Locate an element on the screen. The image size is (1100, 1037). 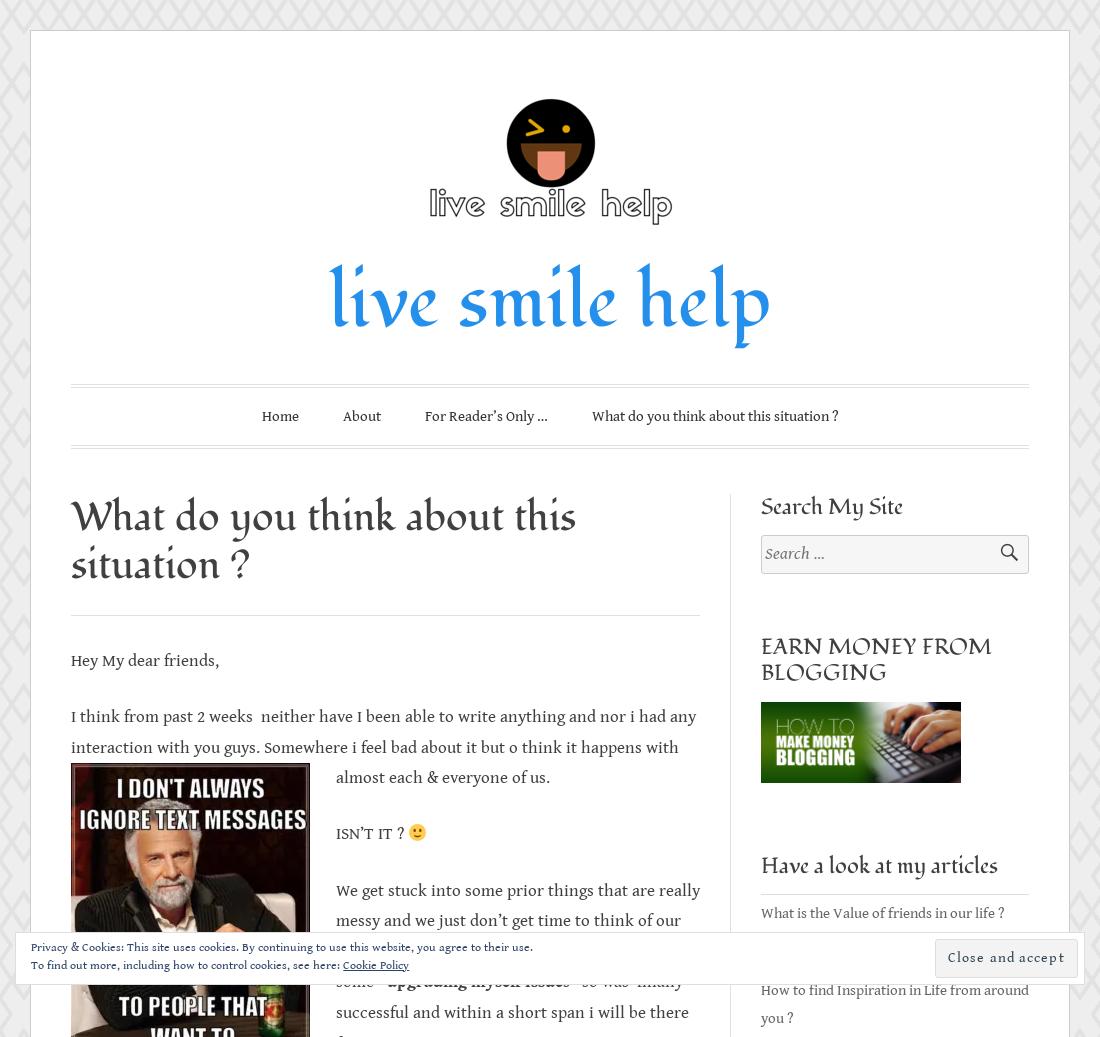
'I think from past 2 weeks  neither have I been able to write anything and nor i had any interaction with you guys. Somewhere i feel bad about it but o think it happens with almost each & everyone of us.' is located at coordinates (383, 747).